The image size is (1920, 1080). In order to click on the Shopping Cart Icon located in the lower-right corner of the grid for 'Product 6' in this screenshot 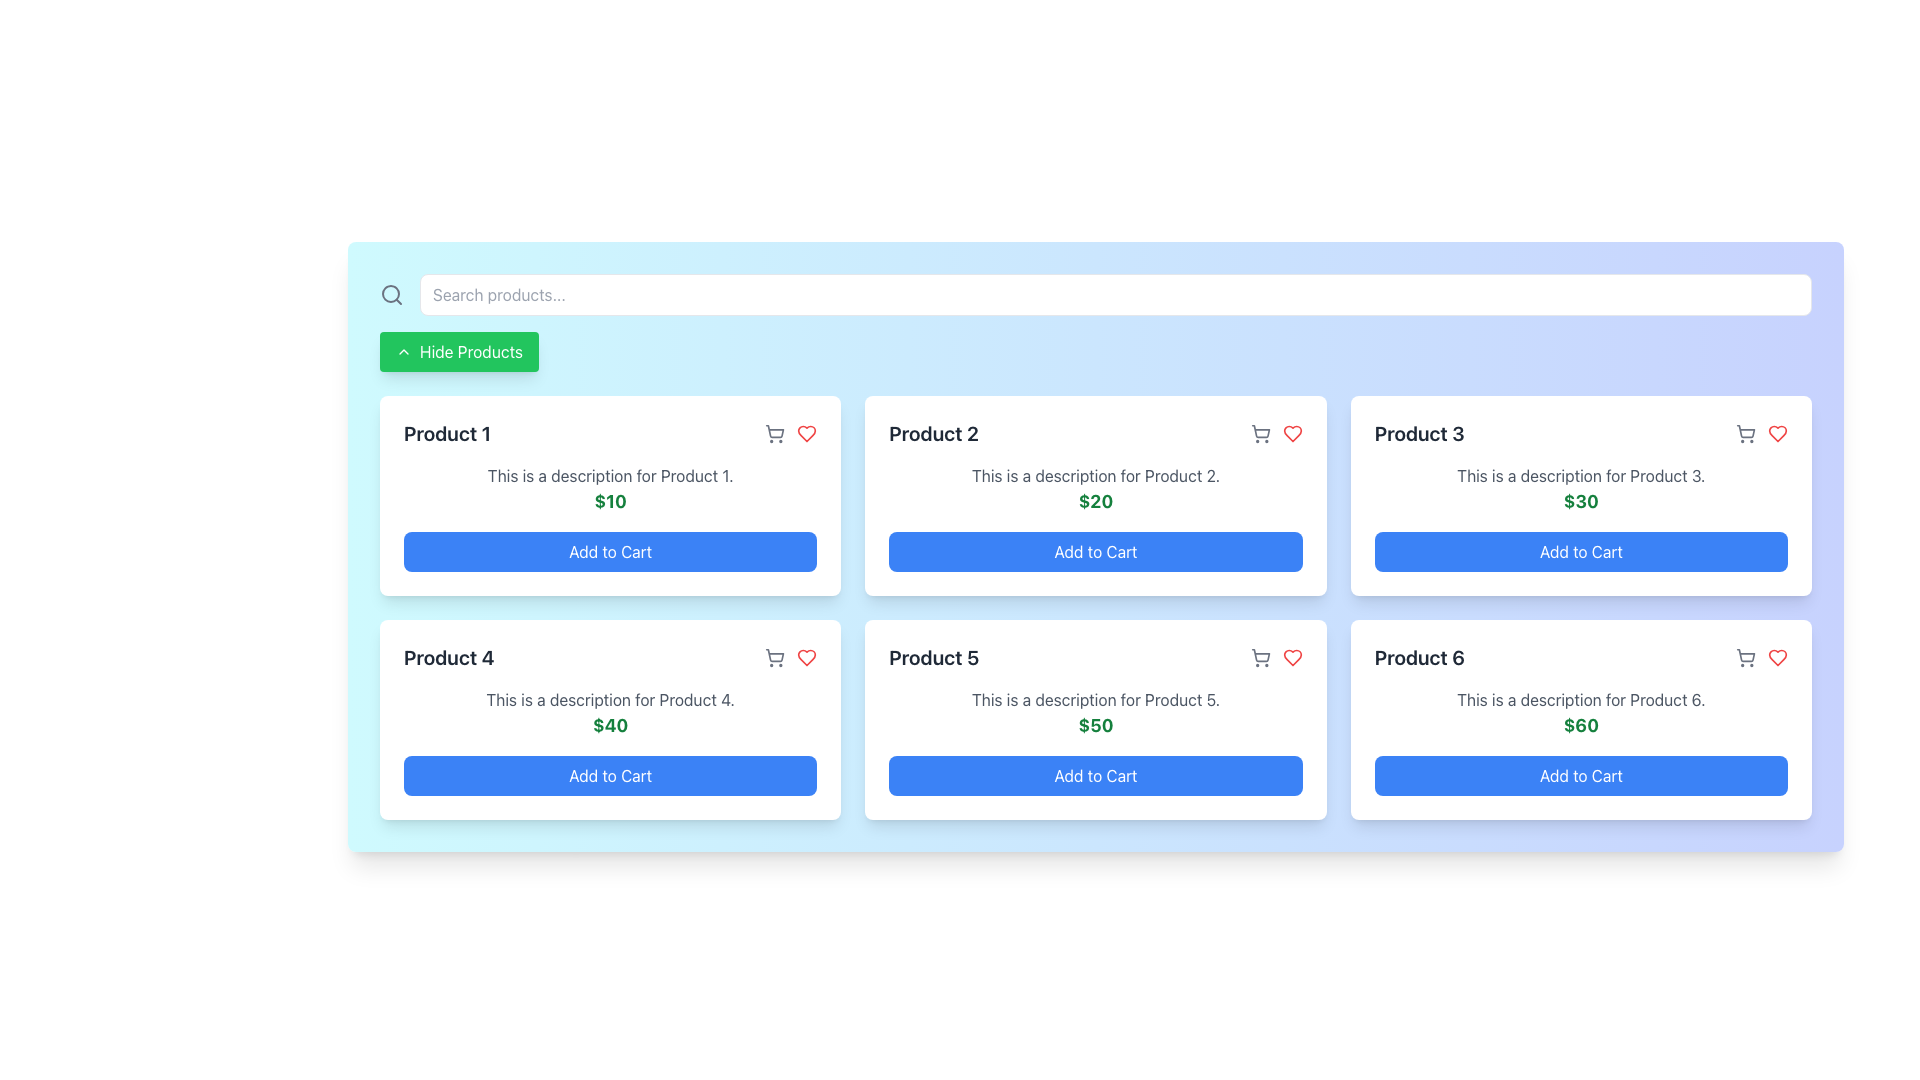, I will do `click(1745, 658)`.